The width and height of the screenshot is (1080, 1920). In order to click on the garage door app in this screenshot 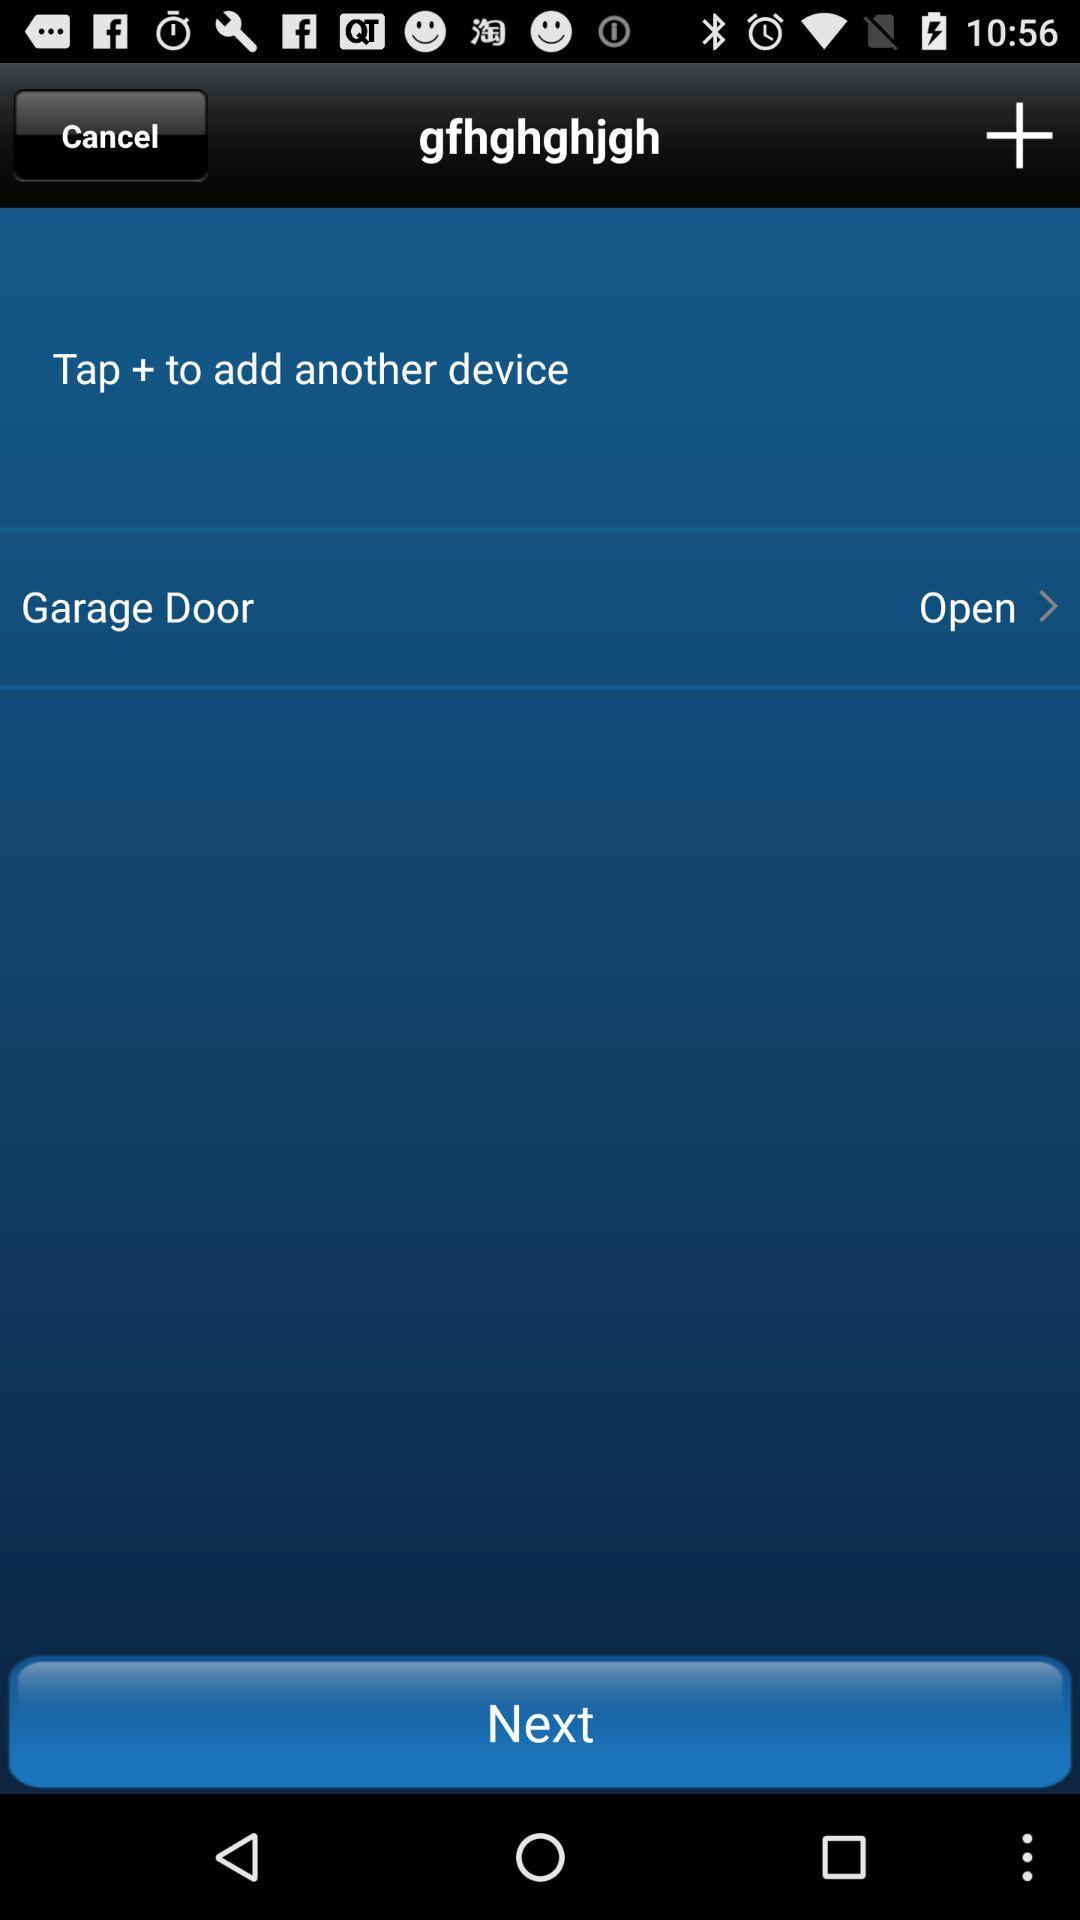, I will do `click(452, 604)`.